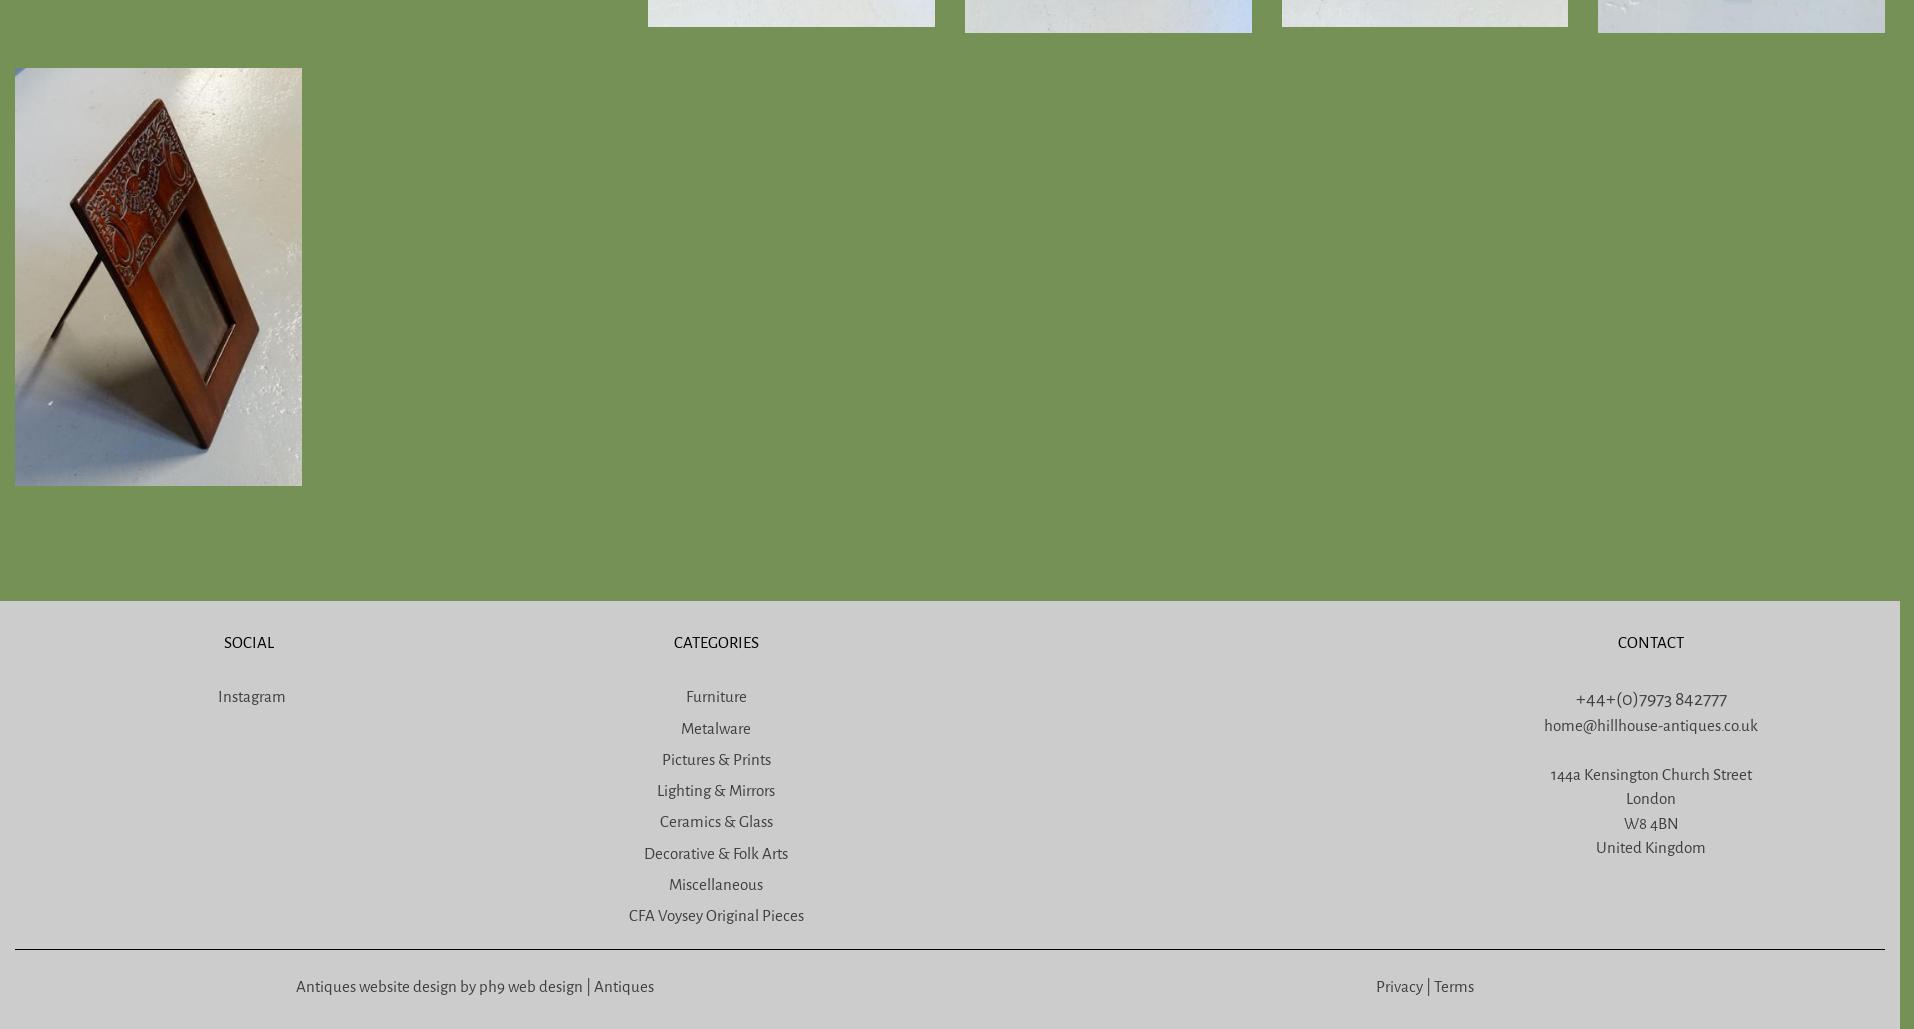 The height and width of the screenshot is (1029, 1914). What do you see at coordinates (622, 984) in the screenshot?
I see `'Antiques'` at bounding box center [622, 984].